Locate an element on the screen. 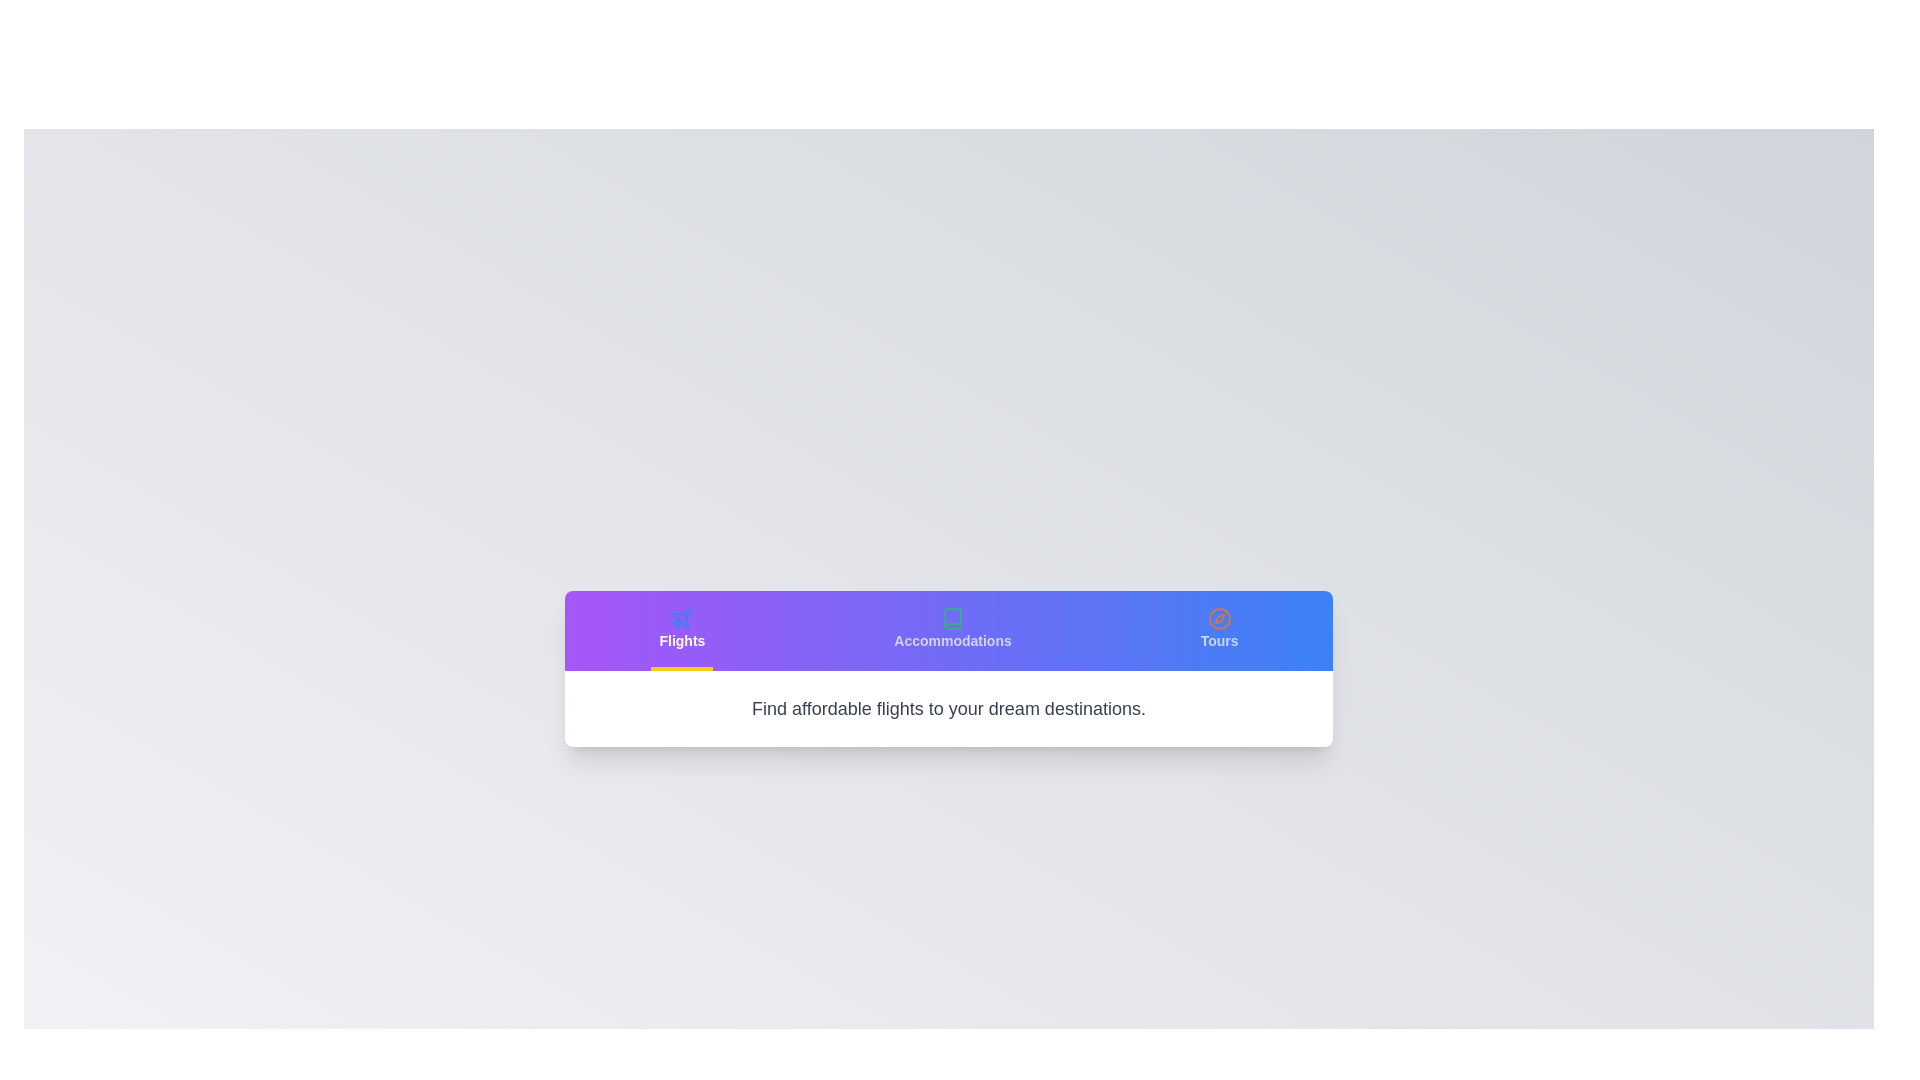 This screenshot has height=1080, width=1920. the Accommodations tab to view its content is located at coordinates (952, 631).